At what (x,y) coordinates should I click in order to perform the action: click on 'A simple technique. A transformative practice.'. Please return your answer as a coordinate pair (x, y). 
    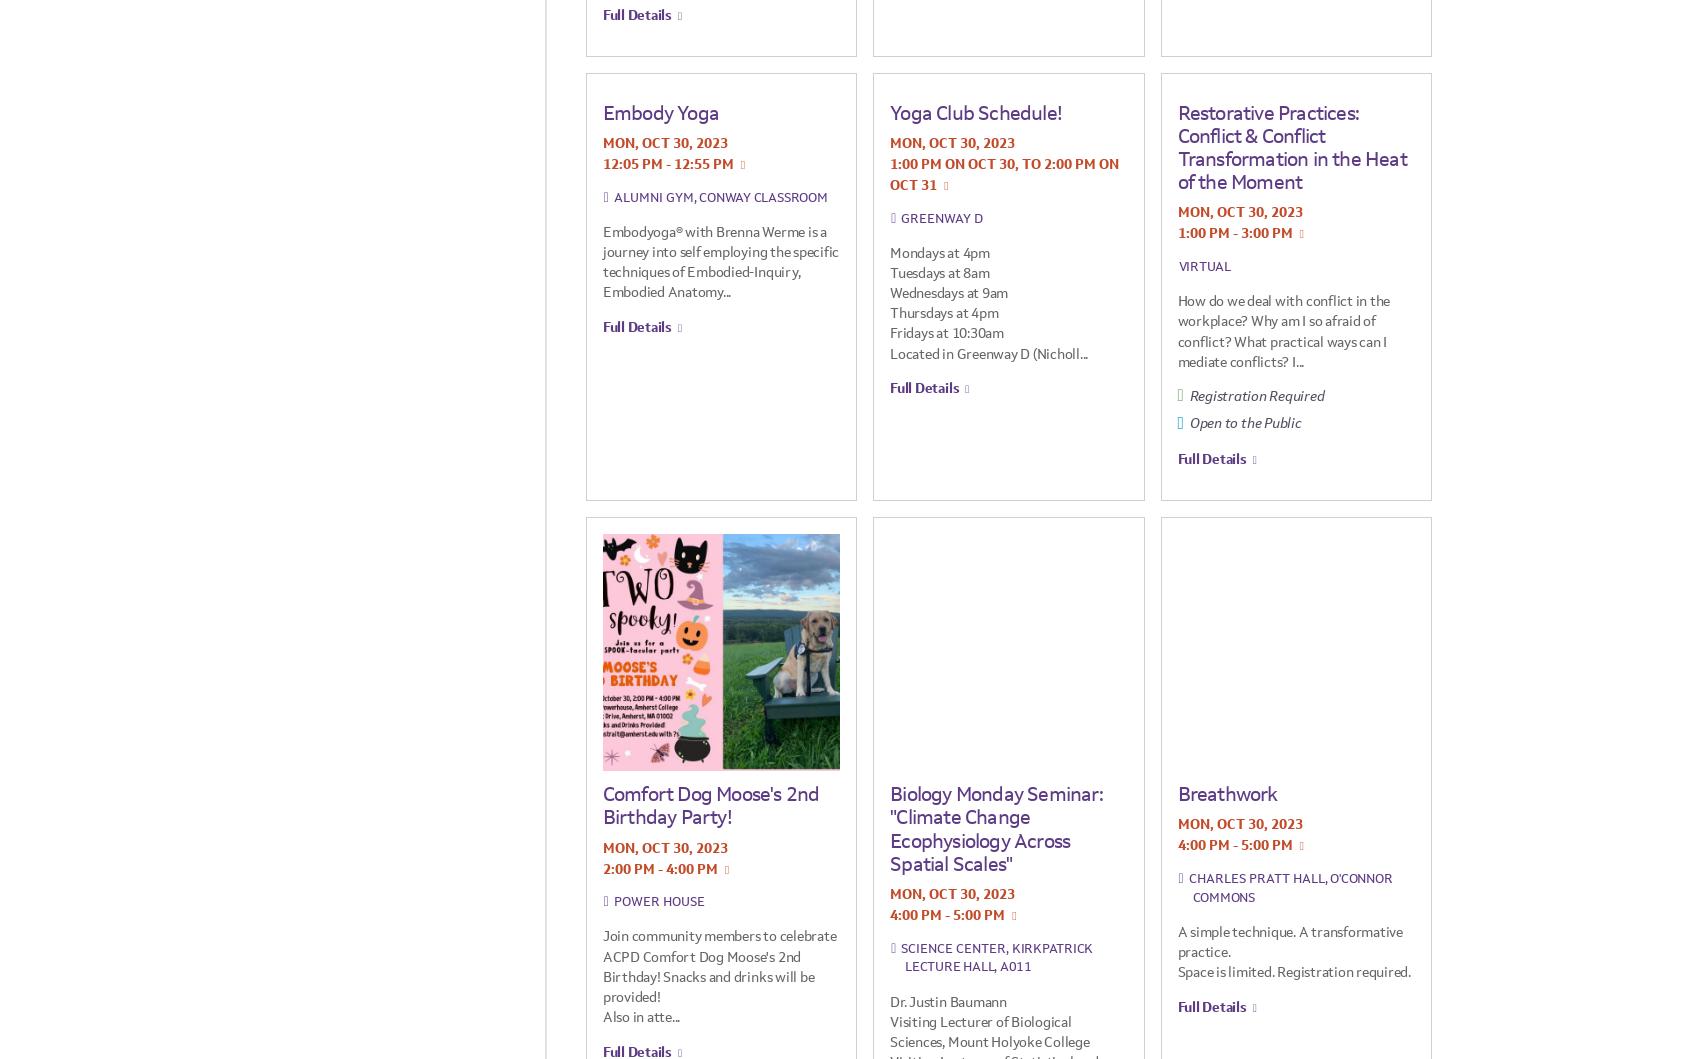
    Looking at the image, I should click on (1289, 941).